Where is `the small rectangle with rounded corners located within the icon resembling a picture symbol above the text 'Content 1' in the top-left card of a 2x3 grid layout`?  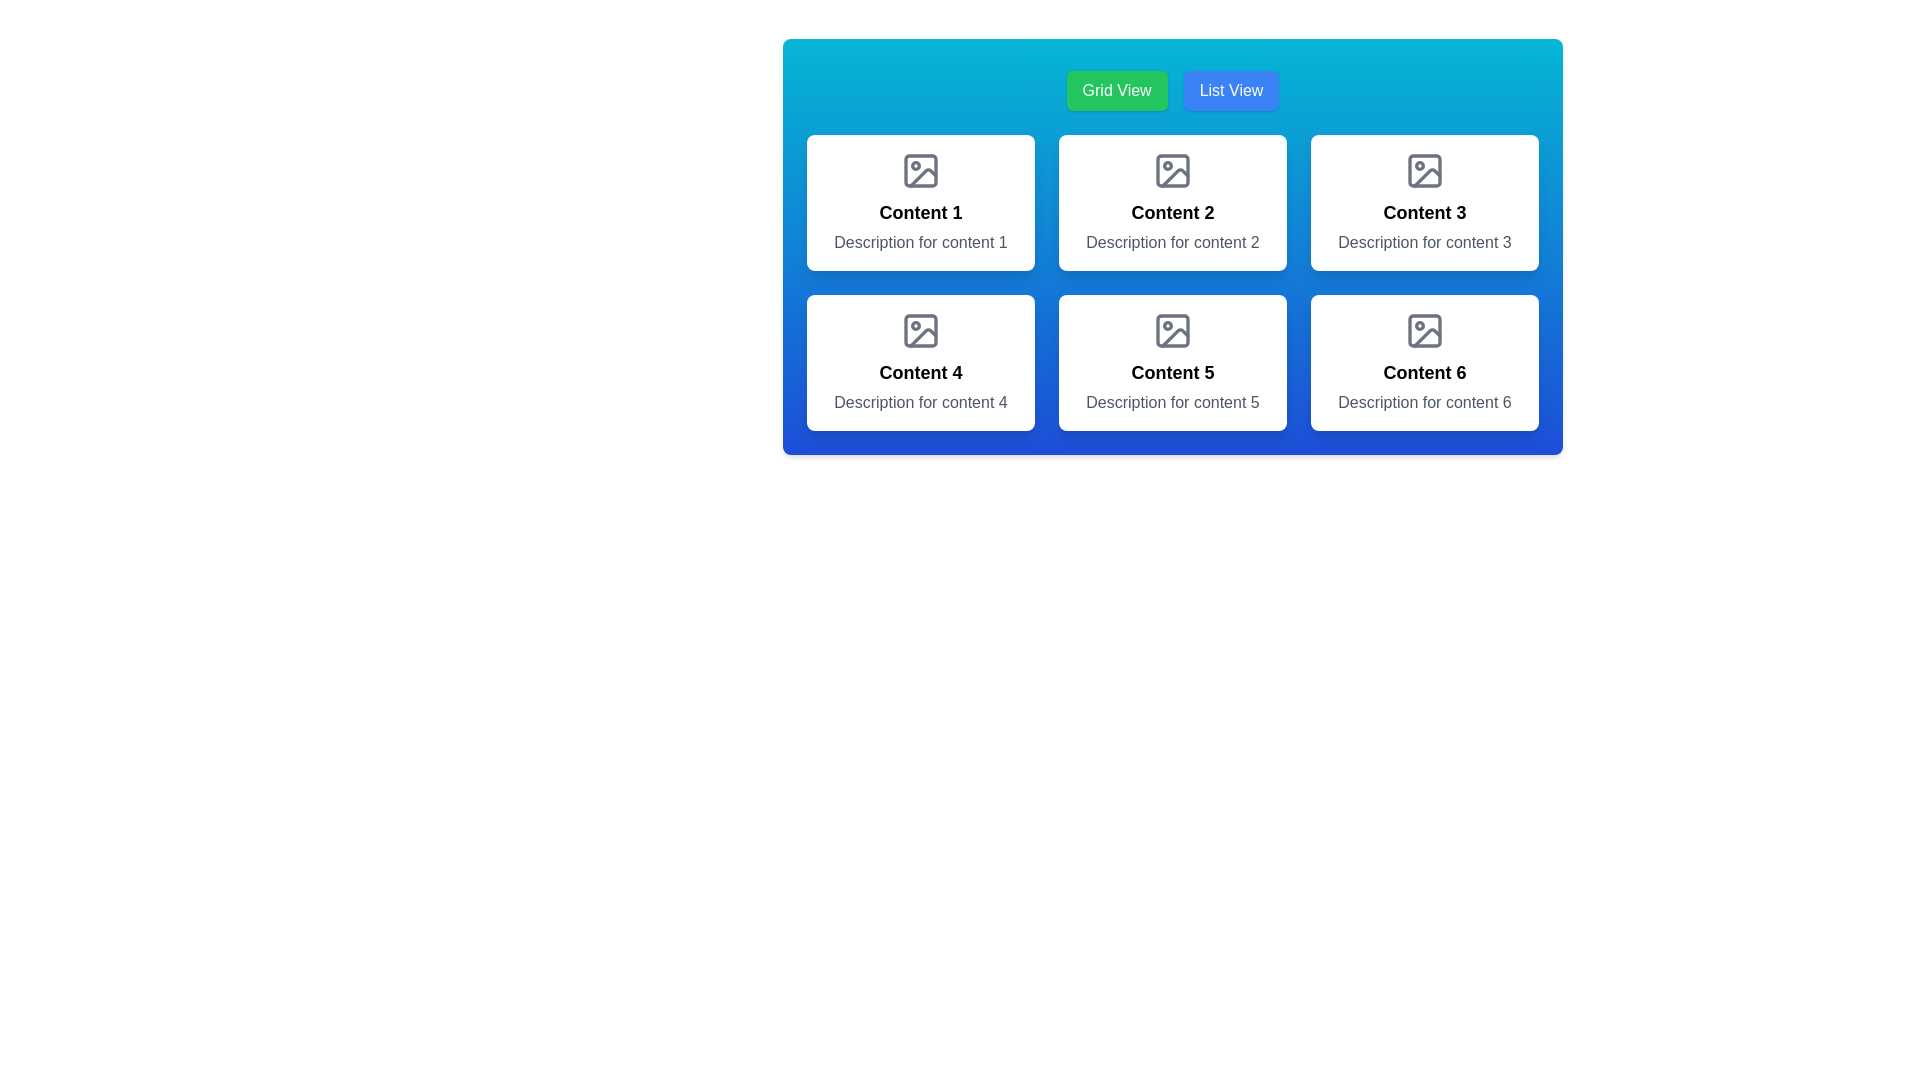
the small rectangle with rounded corners located within the icon resembling a picture symbol above the text 'Content 1' in the top-left card of a 2x3 grid layout is located at coordinates (920, 169).